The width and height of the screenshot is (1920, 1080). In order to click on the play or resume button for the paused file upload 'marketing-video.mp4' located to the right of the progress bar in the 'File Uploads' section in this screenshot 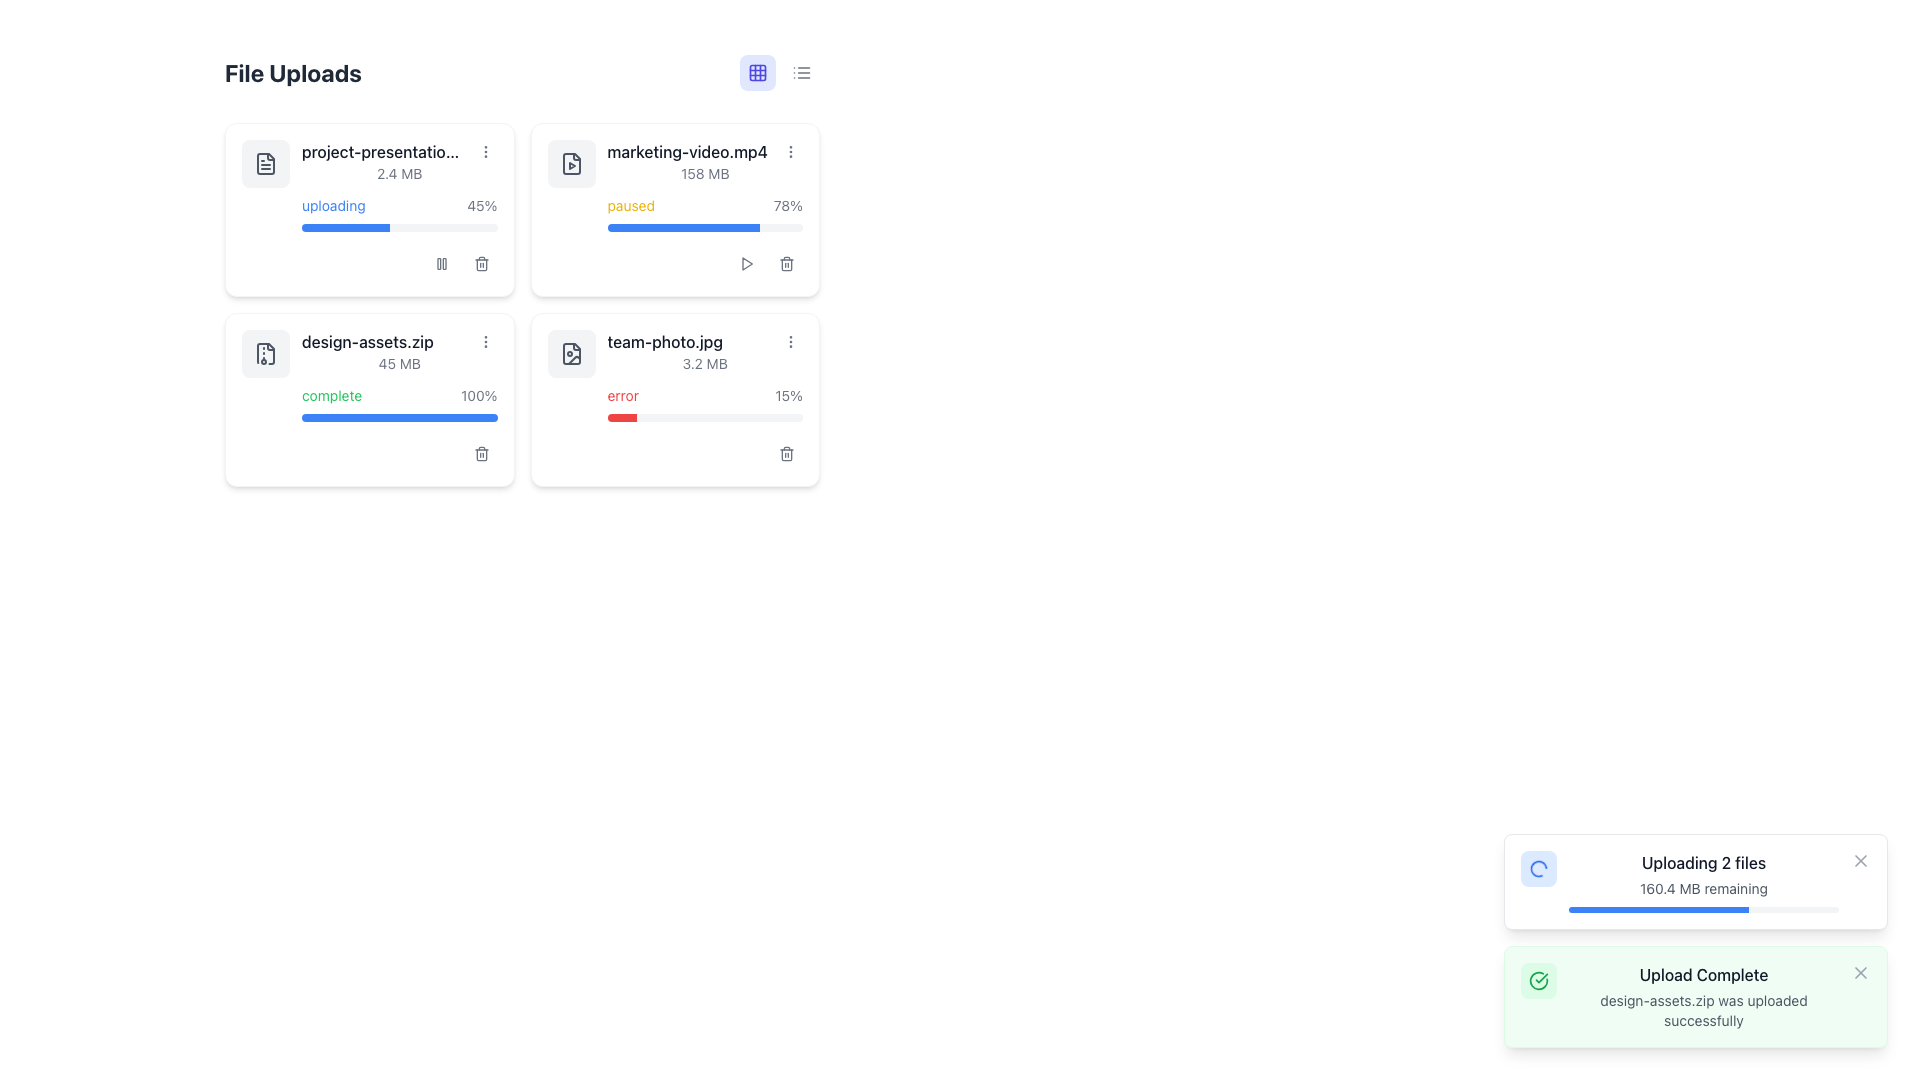, I will do `click(746, 262)`.